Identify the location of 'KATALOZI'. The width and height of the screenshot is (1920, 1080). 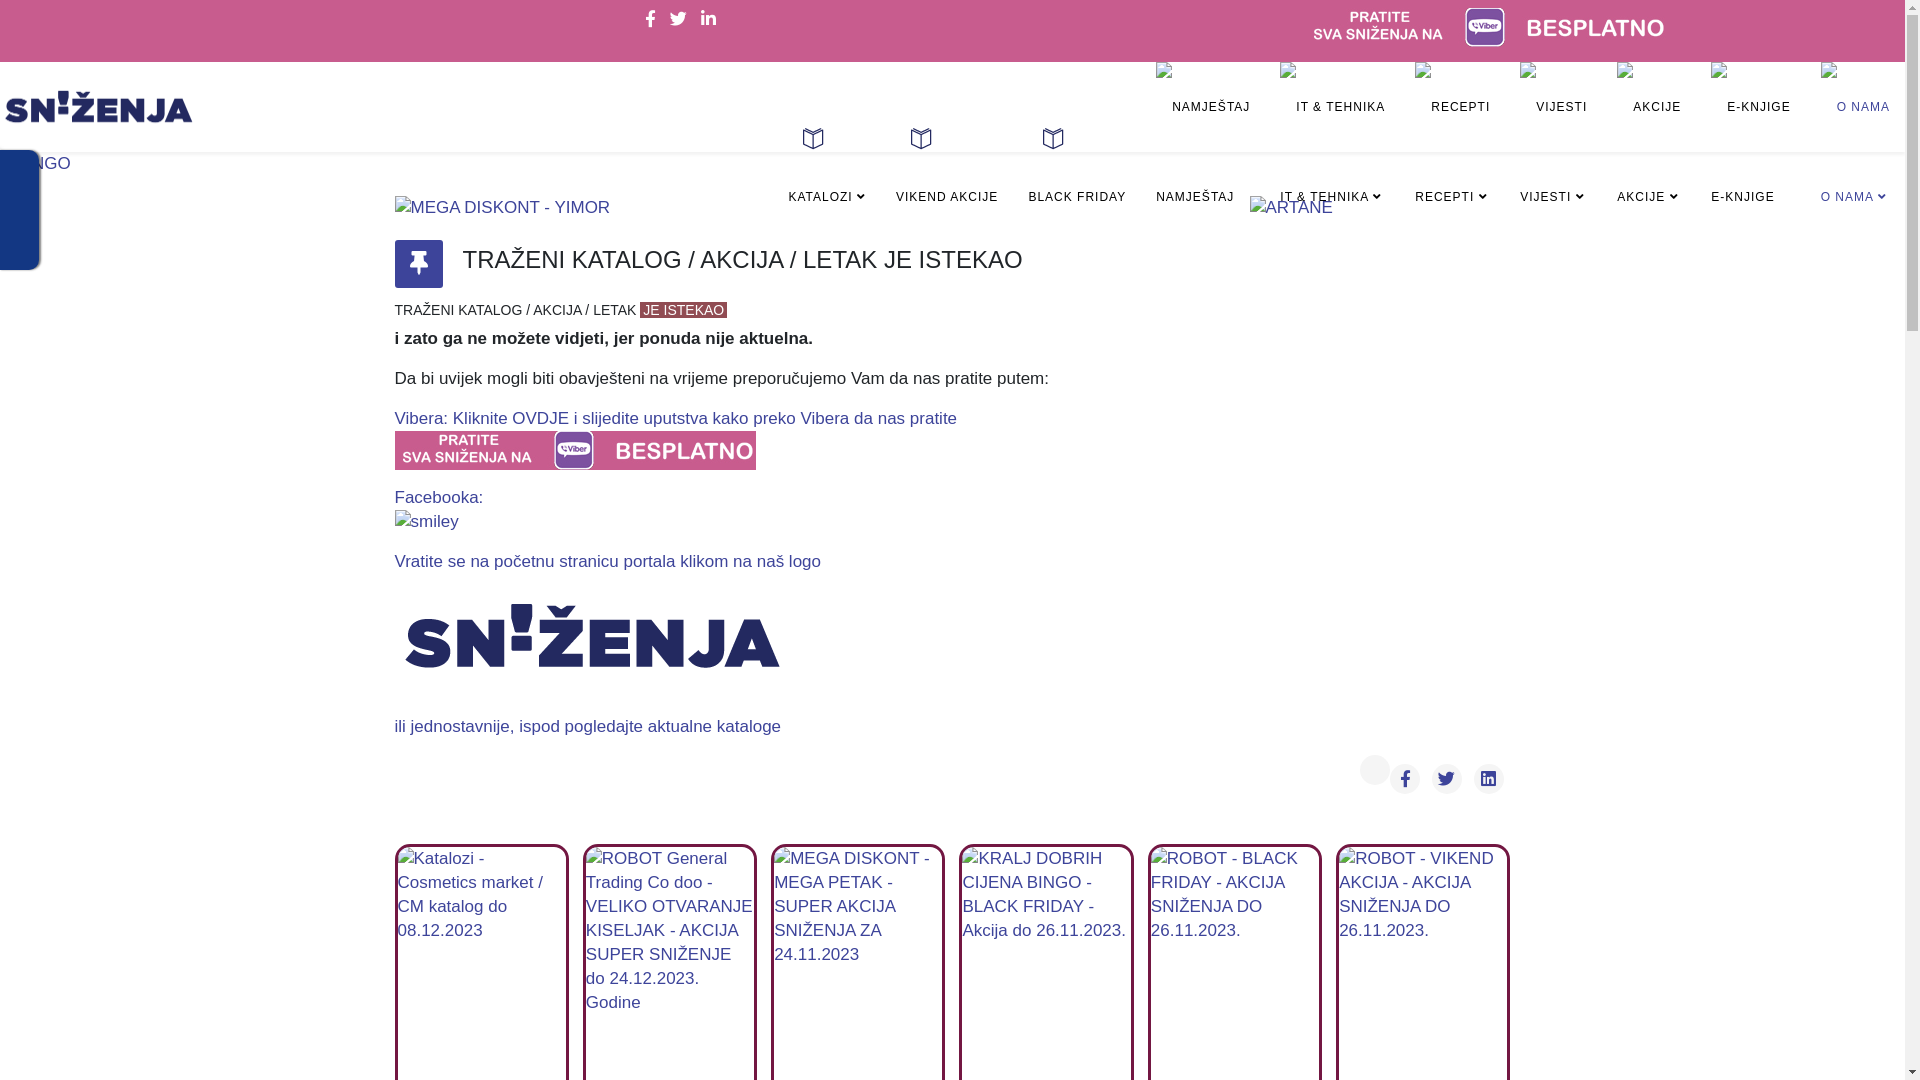
(771, 182).